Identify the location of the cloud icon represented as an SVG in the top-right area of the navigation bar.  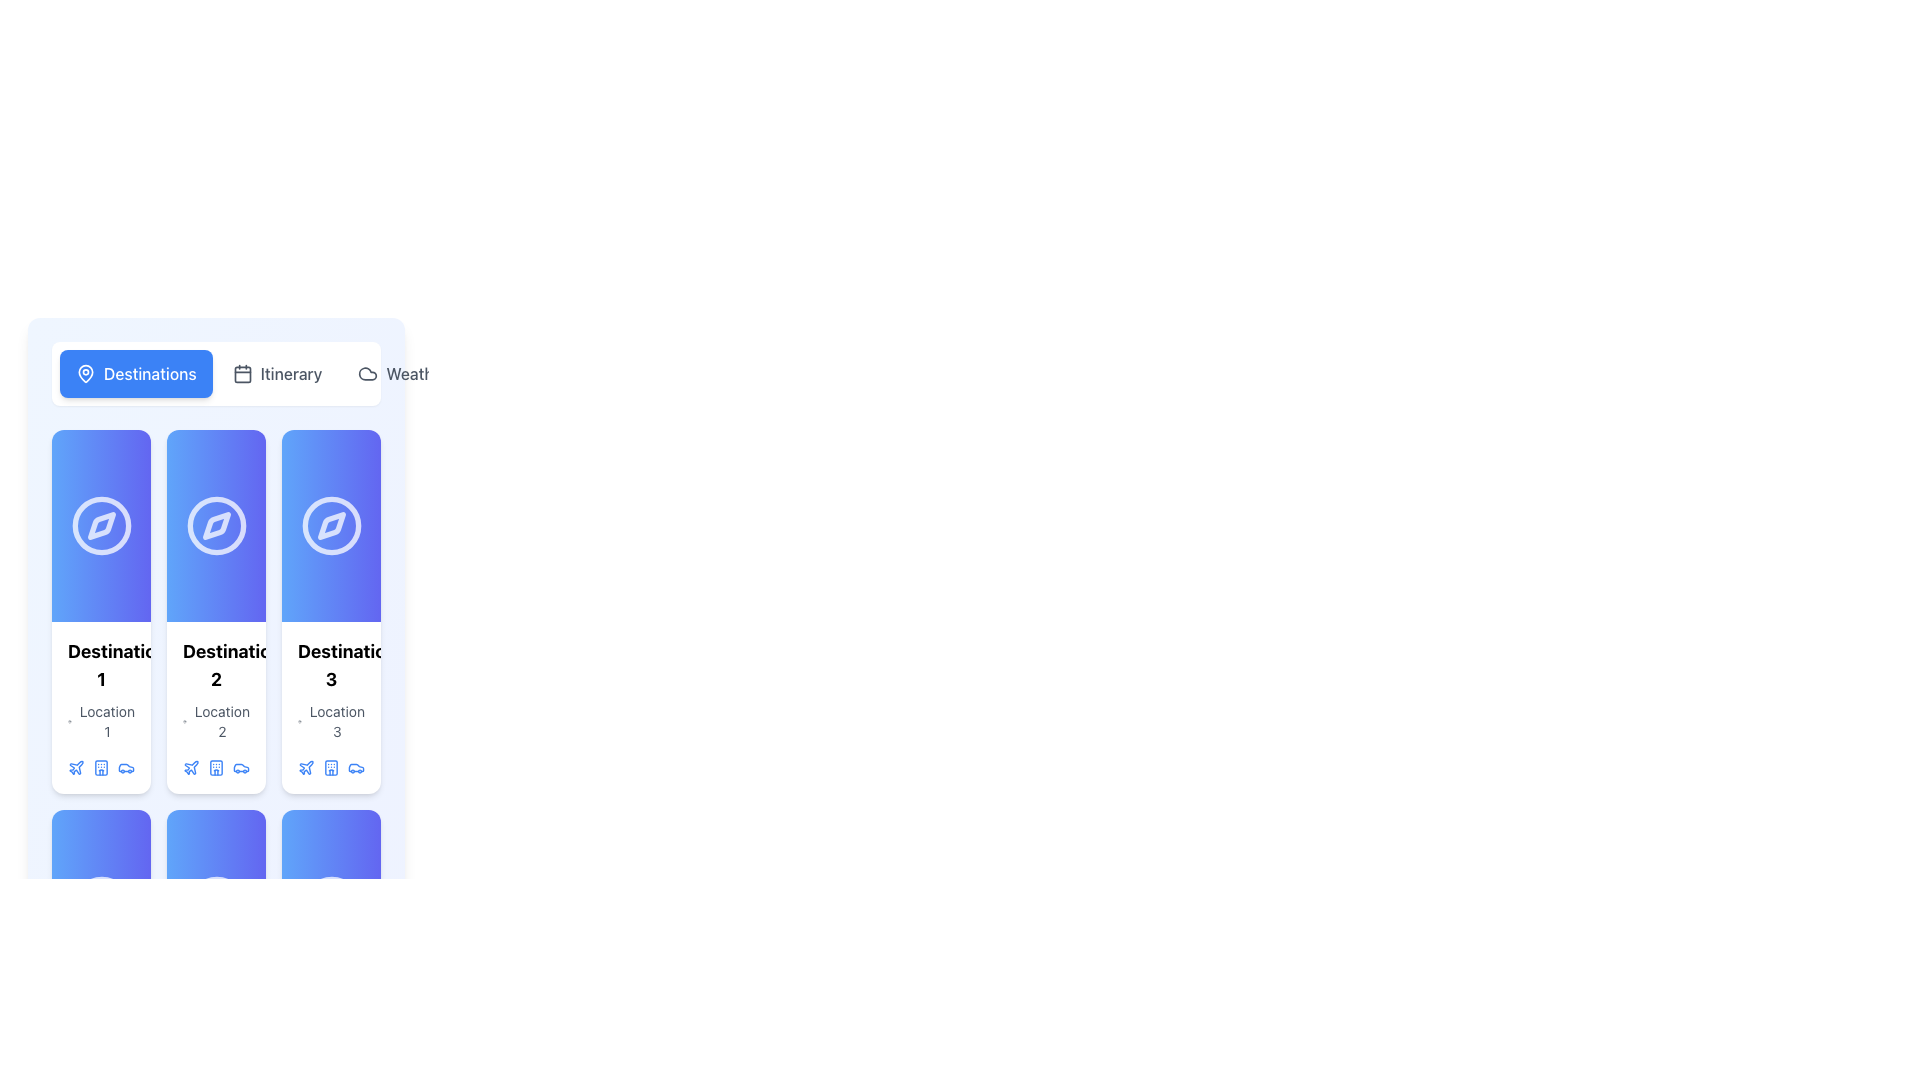
(368, 374).